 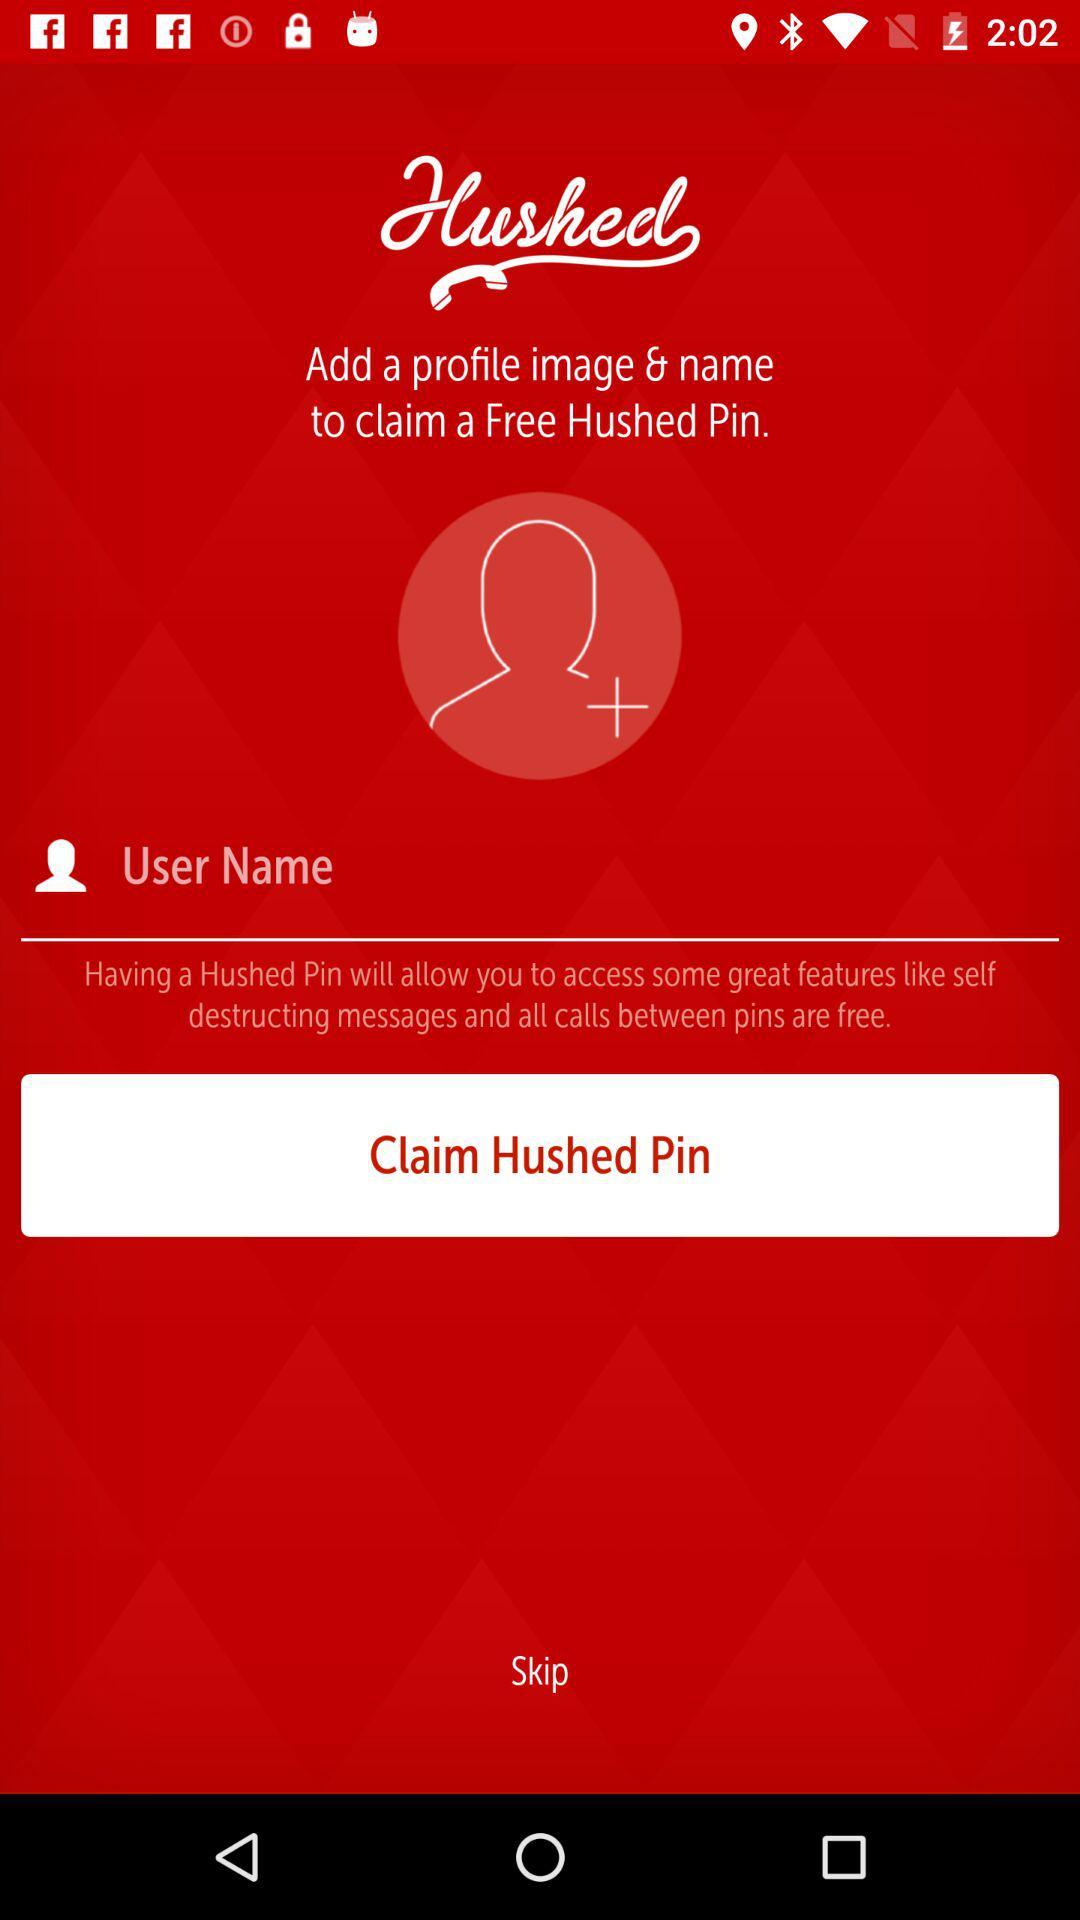 What do you see at coordinates (538, 634) in the screenshot?
I see `the icon below the add a profile item` at bounding box center [538, 634].